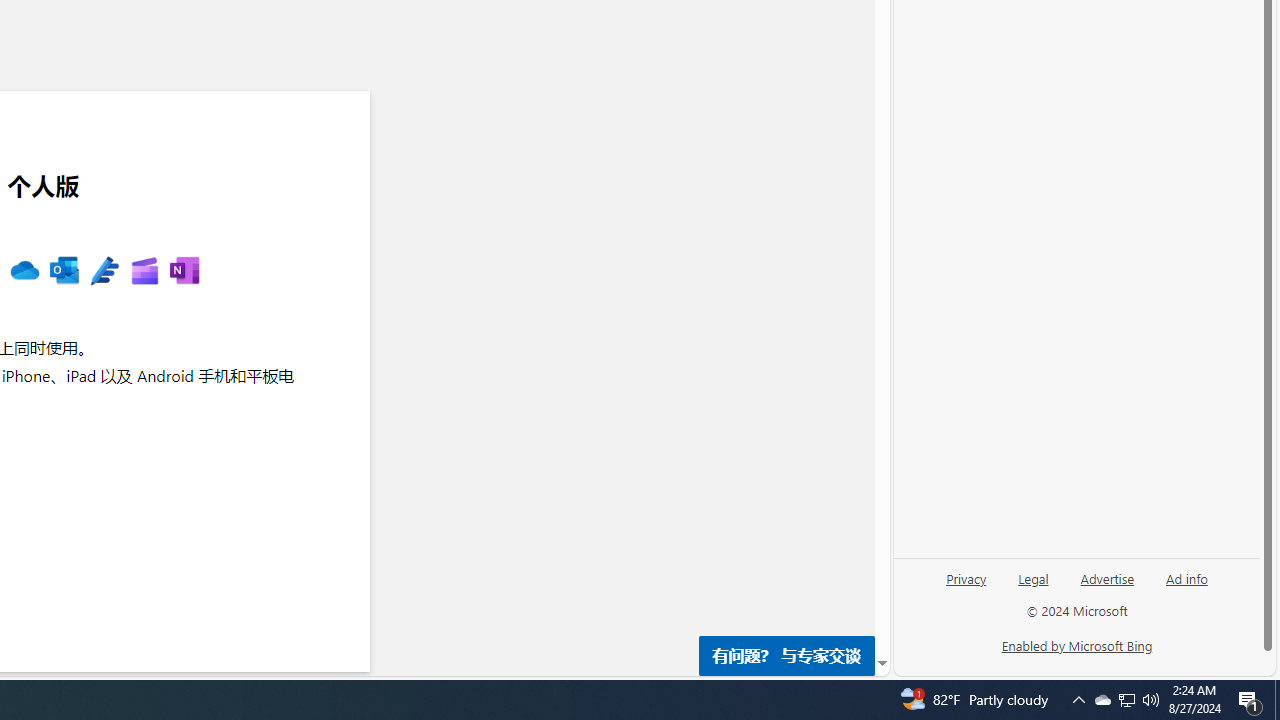 The width and height of the screenshot is (1280, 720). I want to click on 'MS Clipchamp', so click(143, 271).